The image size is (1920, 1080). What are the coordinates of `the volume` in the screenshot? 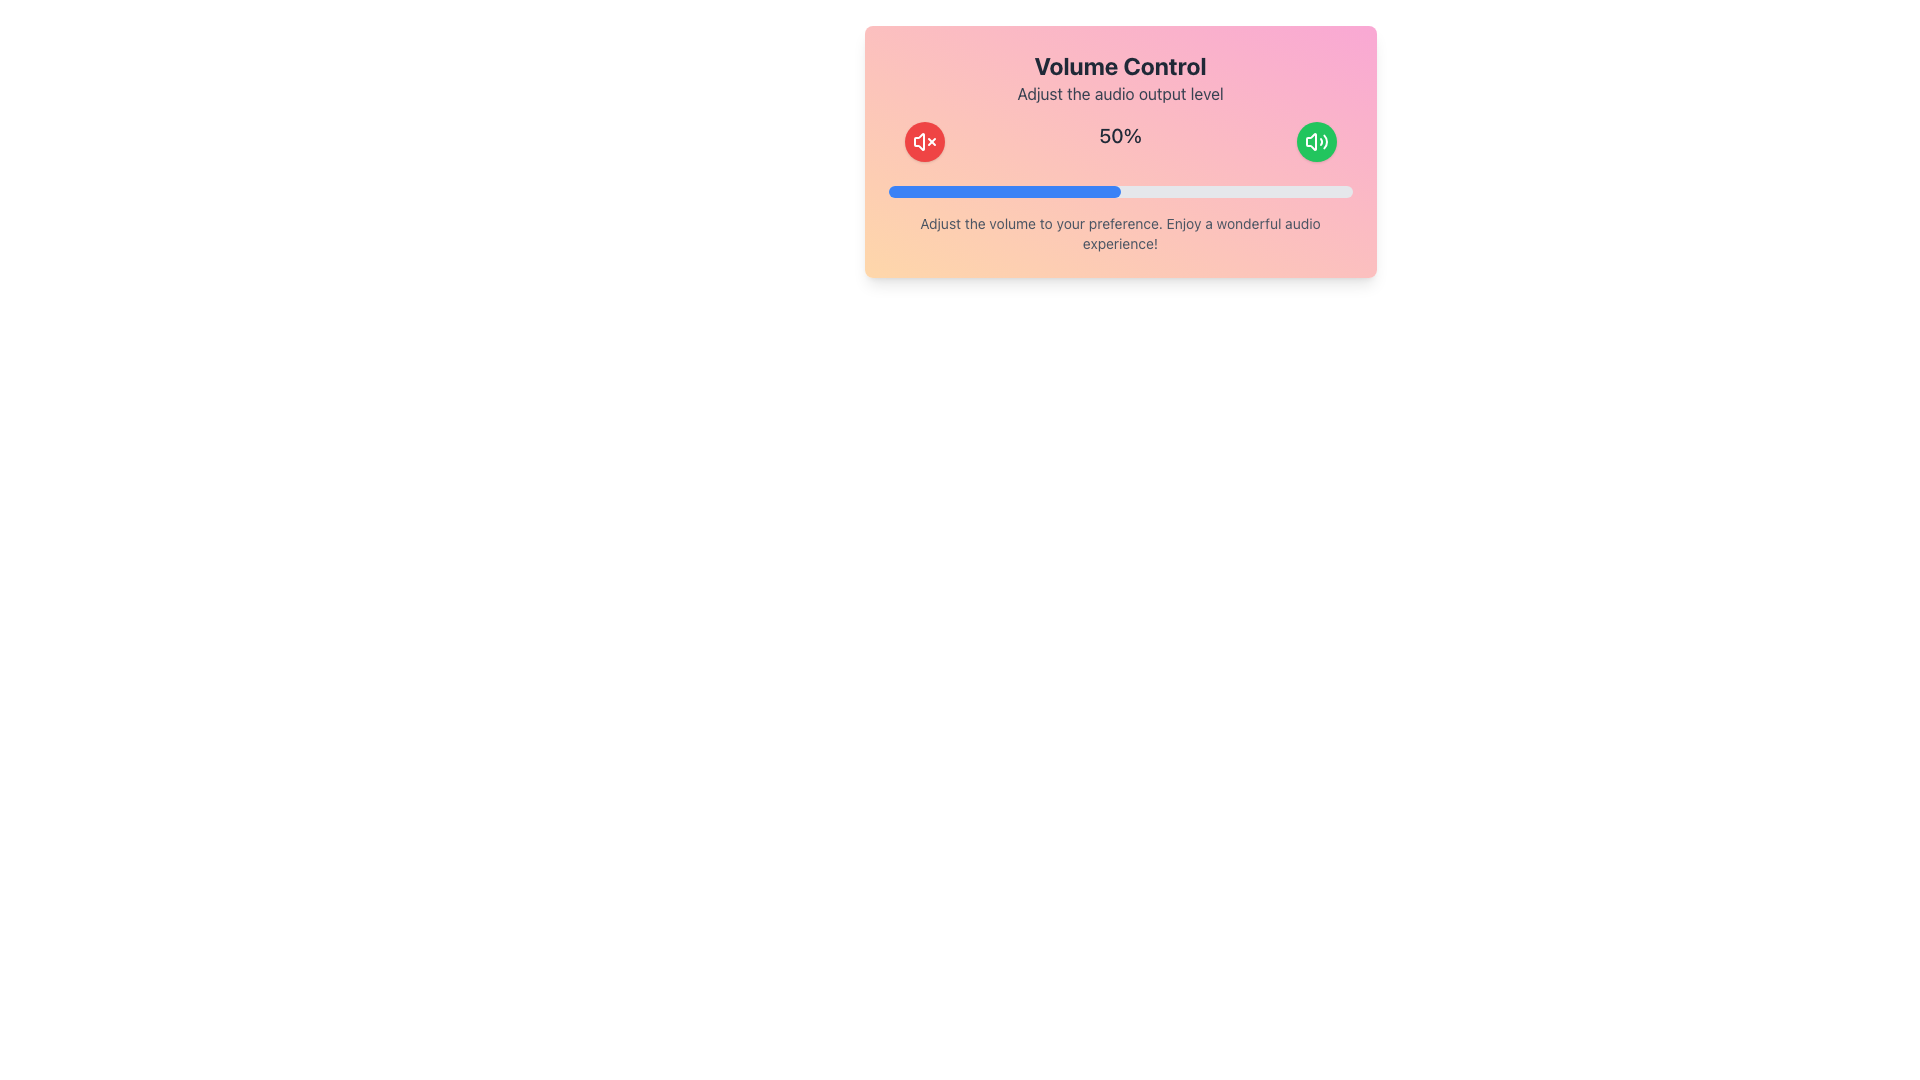 It's located at (1296, 192).